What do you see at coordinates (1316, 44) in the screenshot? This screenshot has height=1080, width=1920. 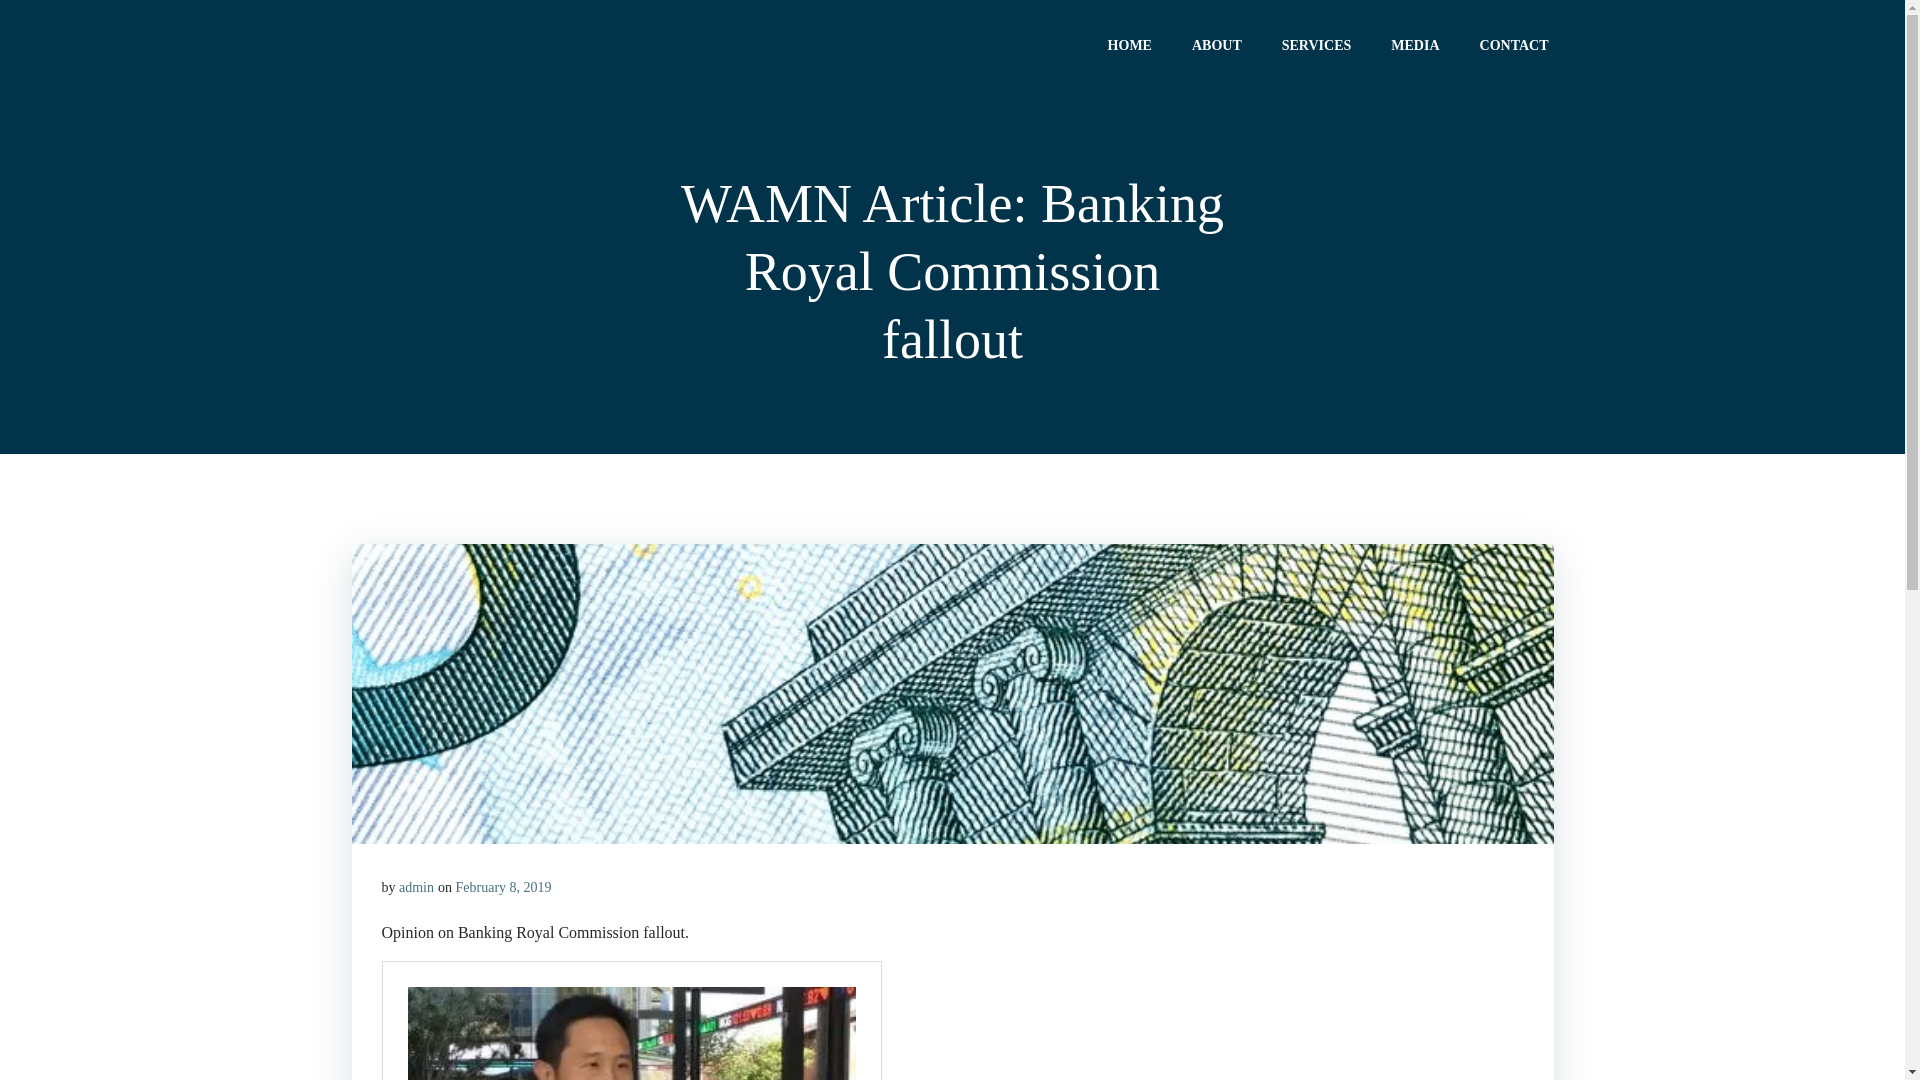 I see `'SERVICES'` at bounding box center [1316, 44].